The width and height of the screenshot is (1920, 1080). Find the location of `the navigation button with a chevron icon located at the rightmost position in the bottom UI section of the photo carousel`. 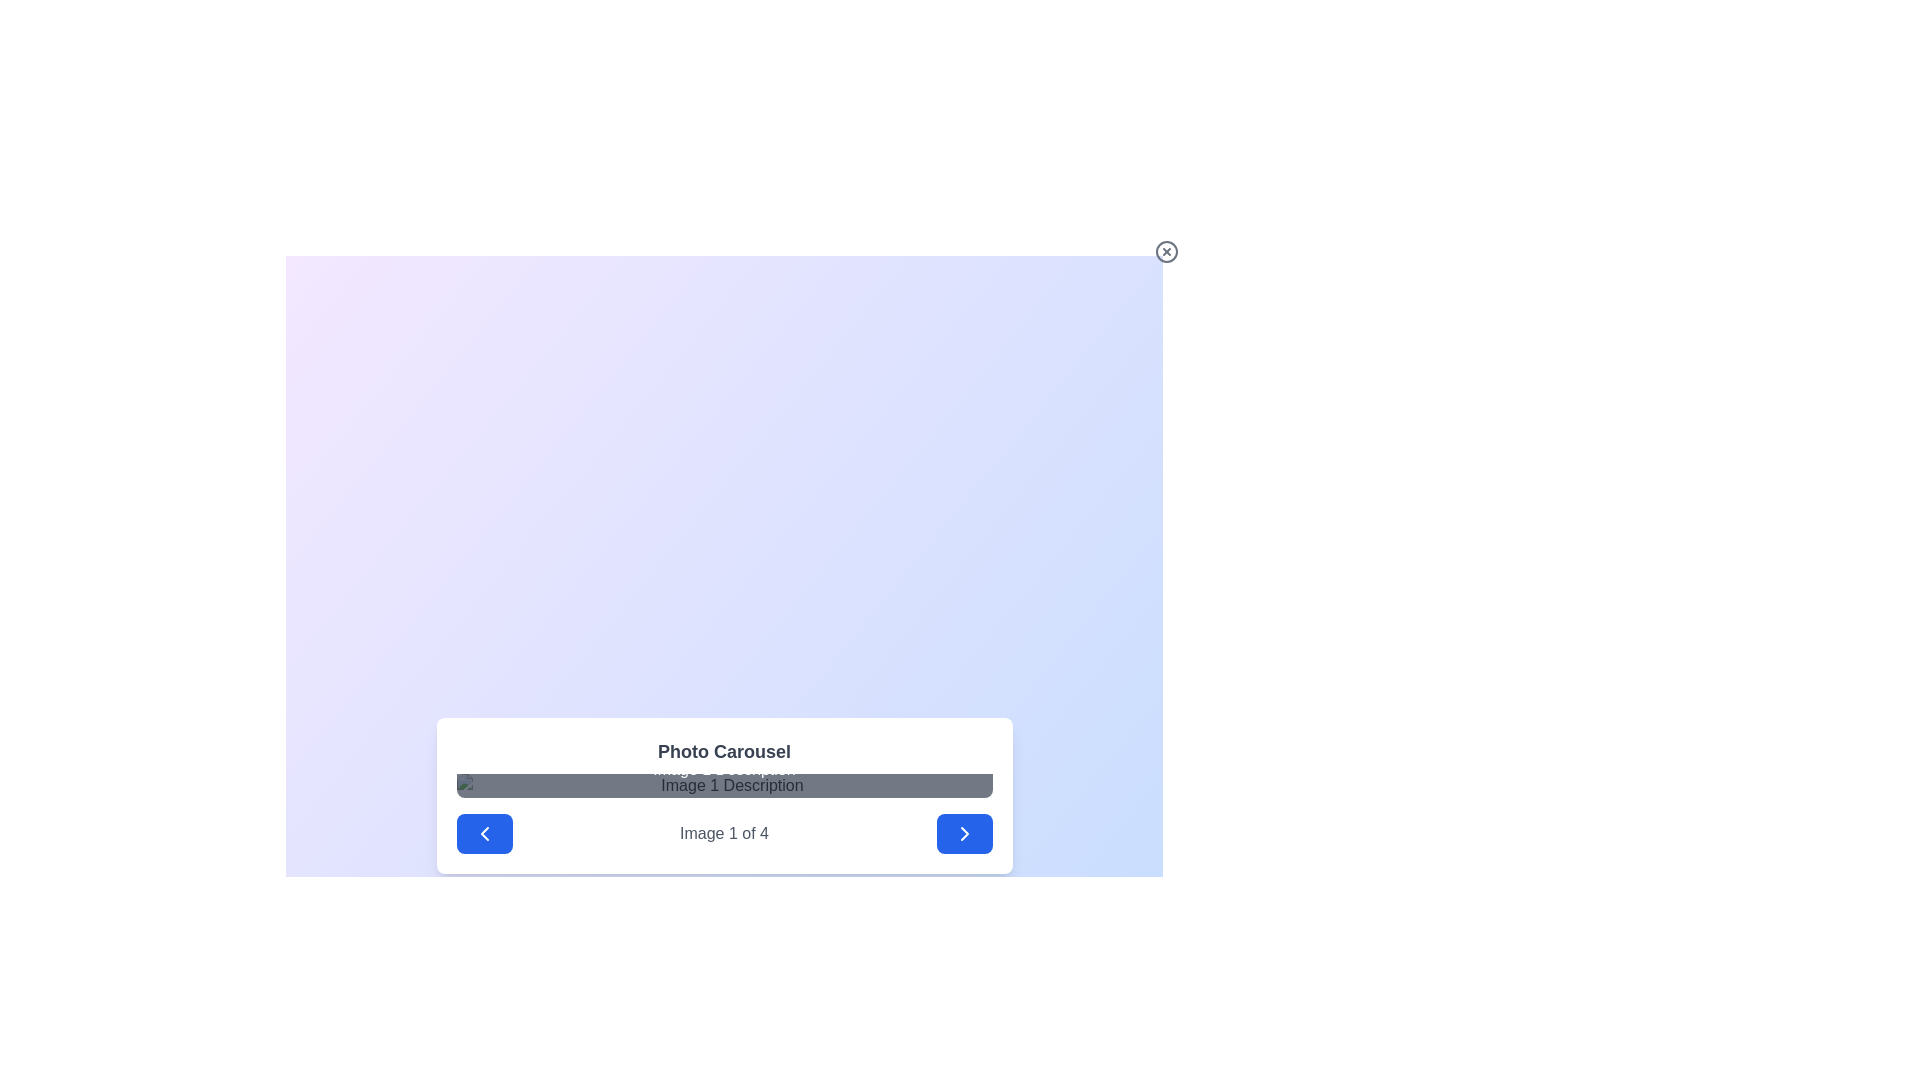

the navigation button with a chevron icon located at the rightmost position in the bottom UI section of the photo carousel is located at coordinates (964, 833).